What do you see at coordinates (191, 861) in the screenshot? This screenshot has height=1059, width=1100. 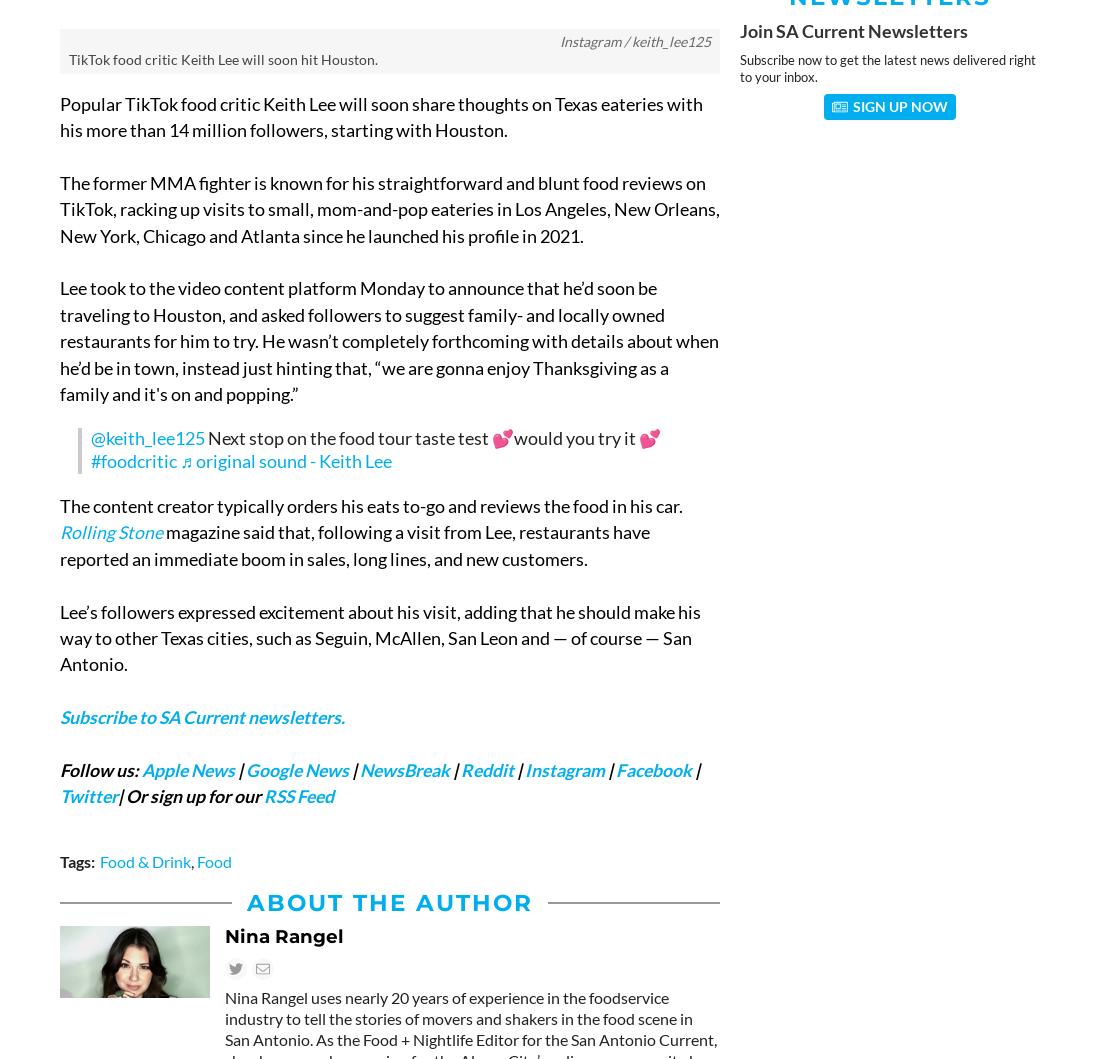 I see `','` at bounding box center [191, 861].